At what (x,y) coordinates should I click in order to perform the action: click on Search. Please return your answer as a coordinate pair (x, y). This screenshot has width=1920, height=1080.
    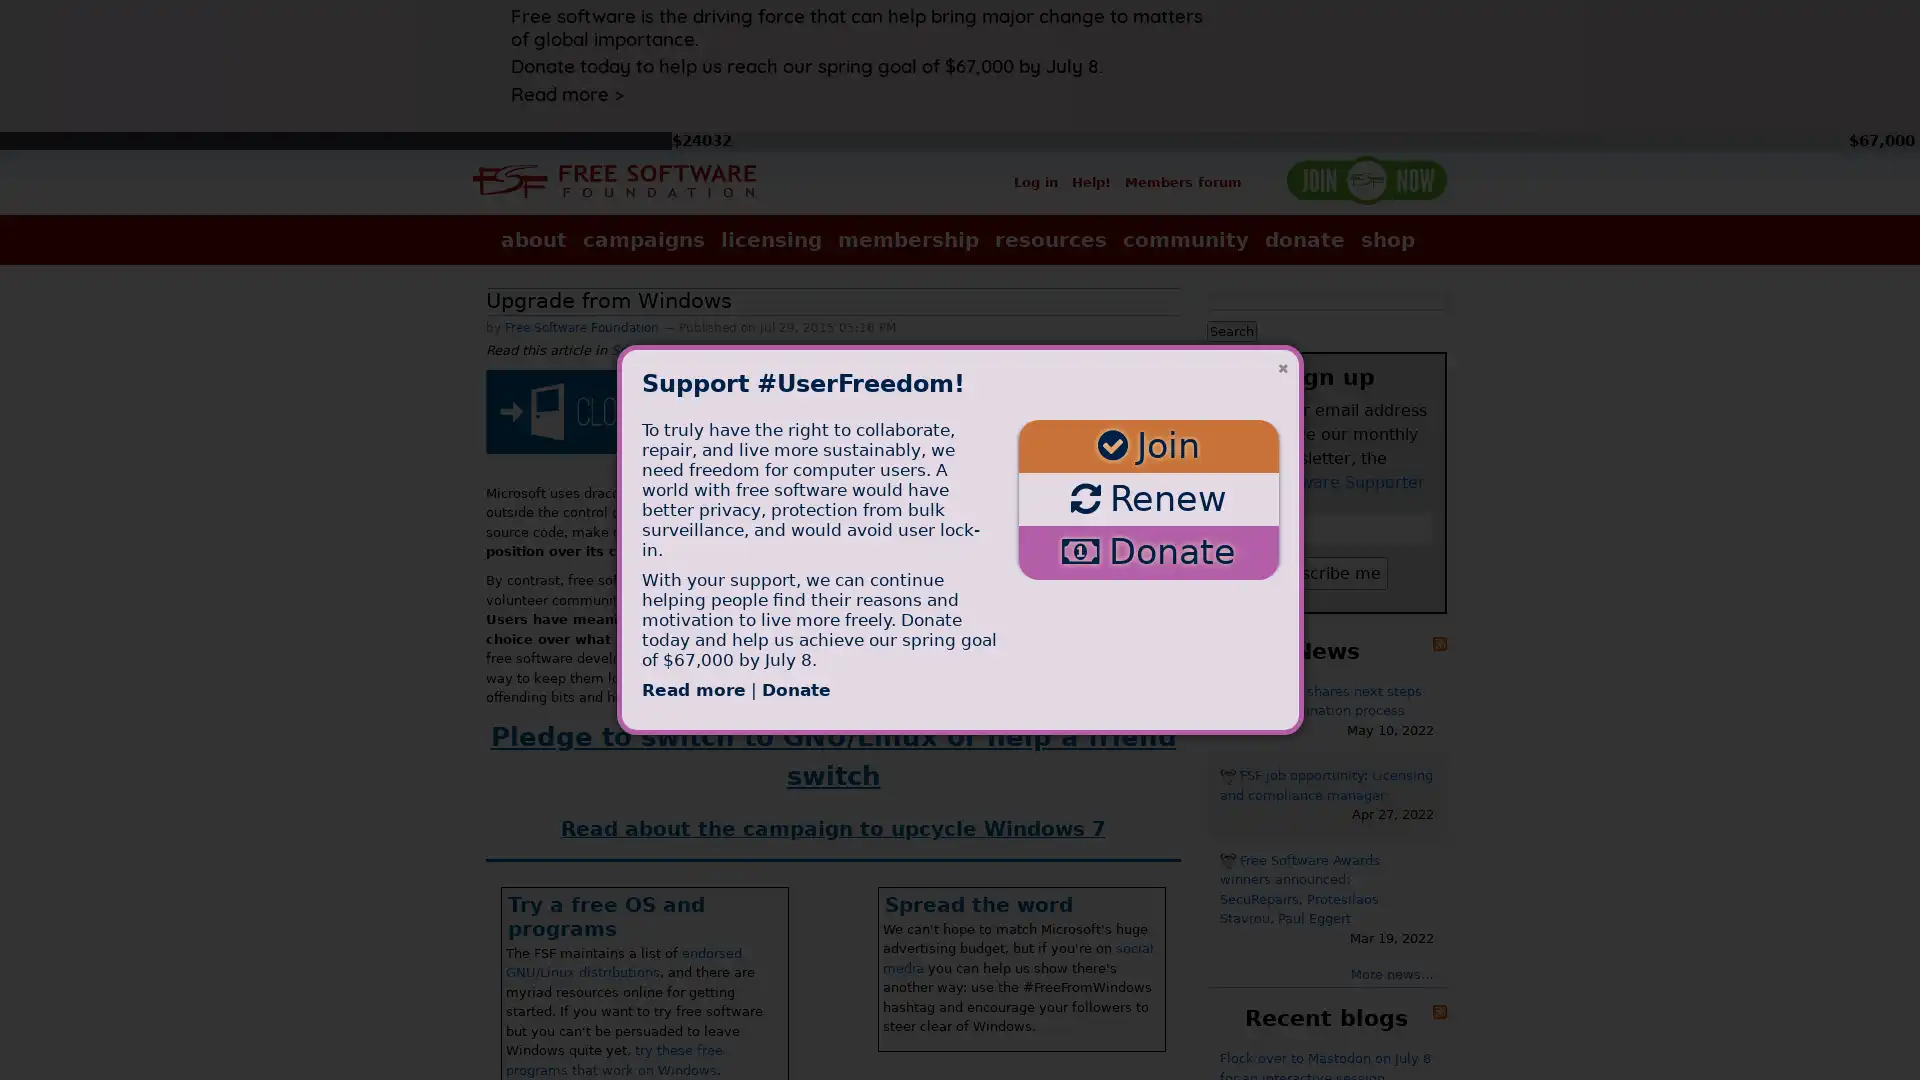
    Looking at the image, I should click on (1231, 329).